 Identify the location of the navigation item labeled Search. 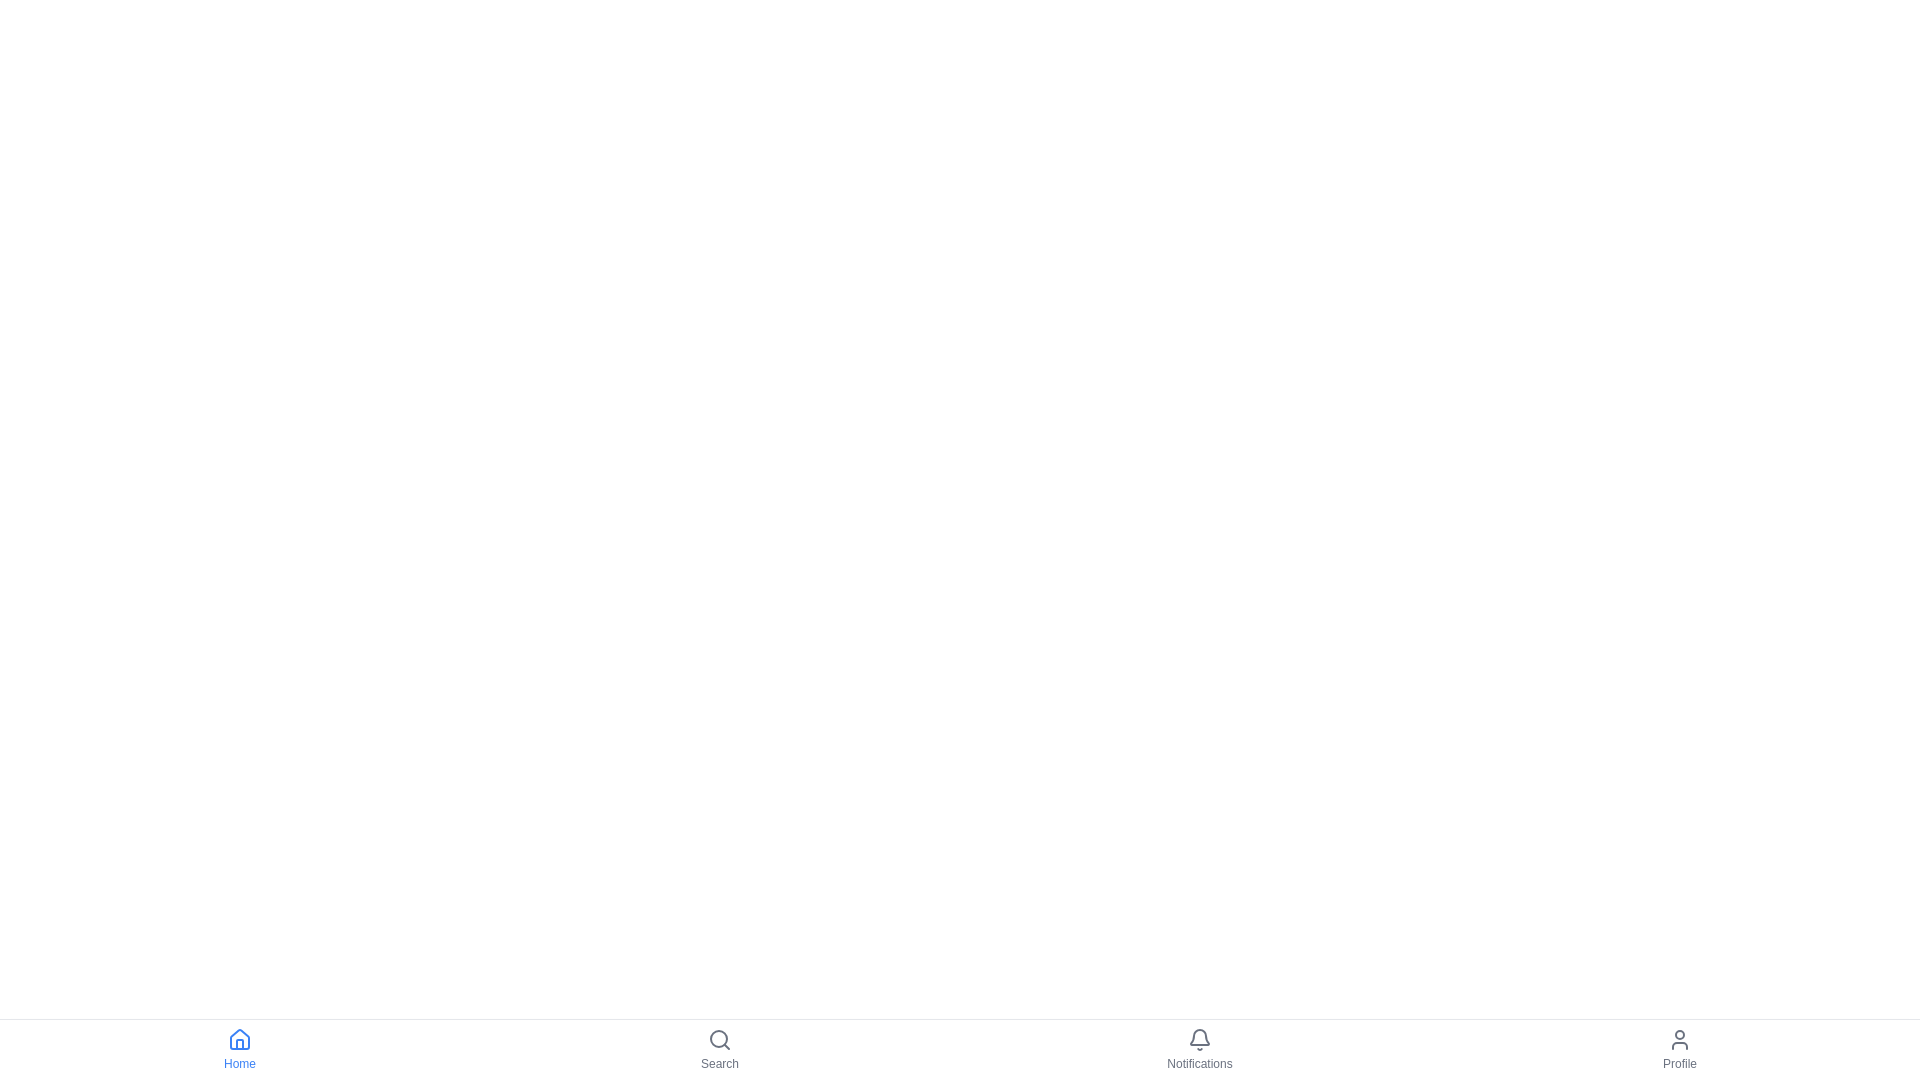
(720, 1048).